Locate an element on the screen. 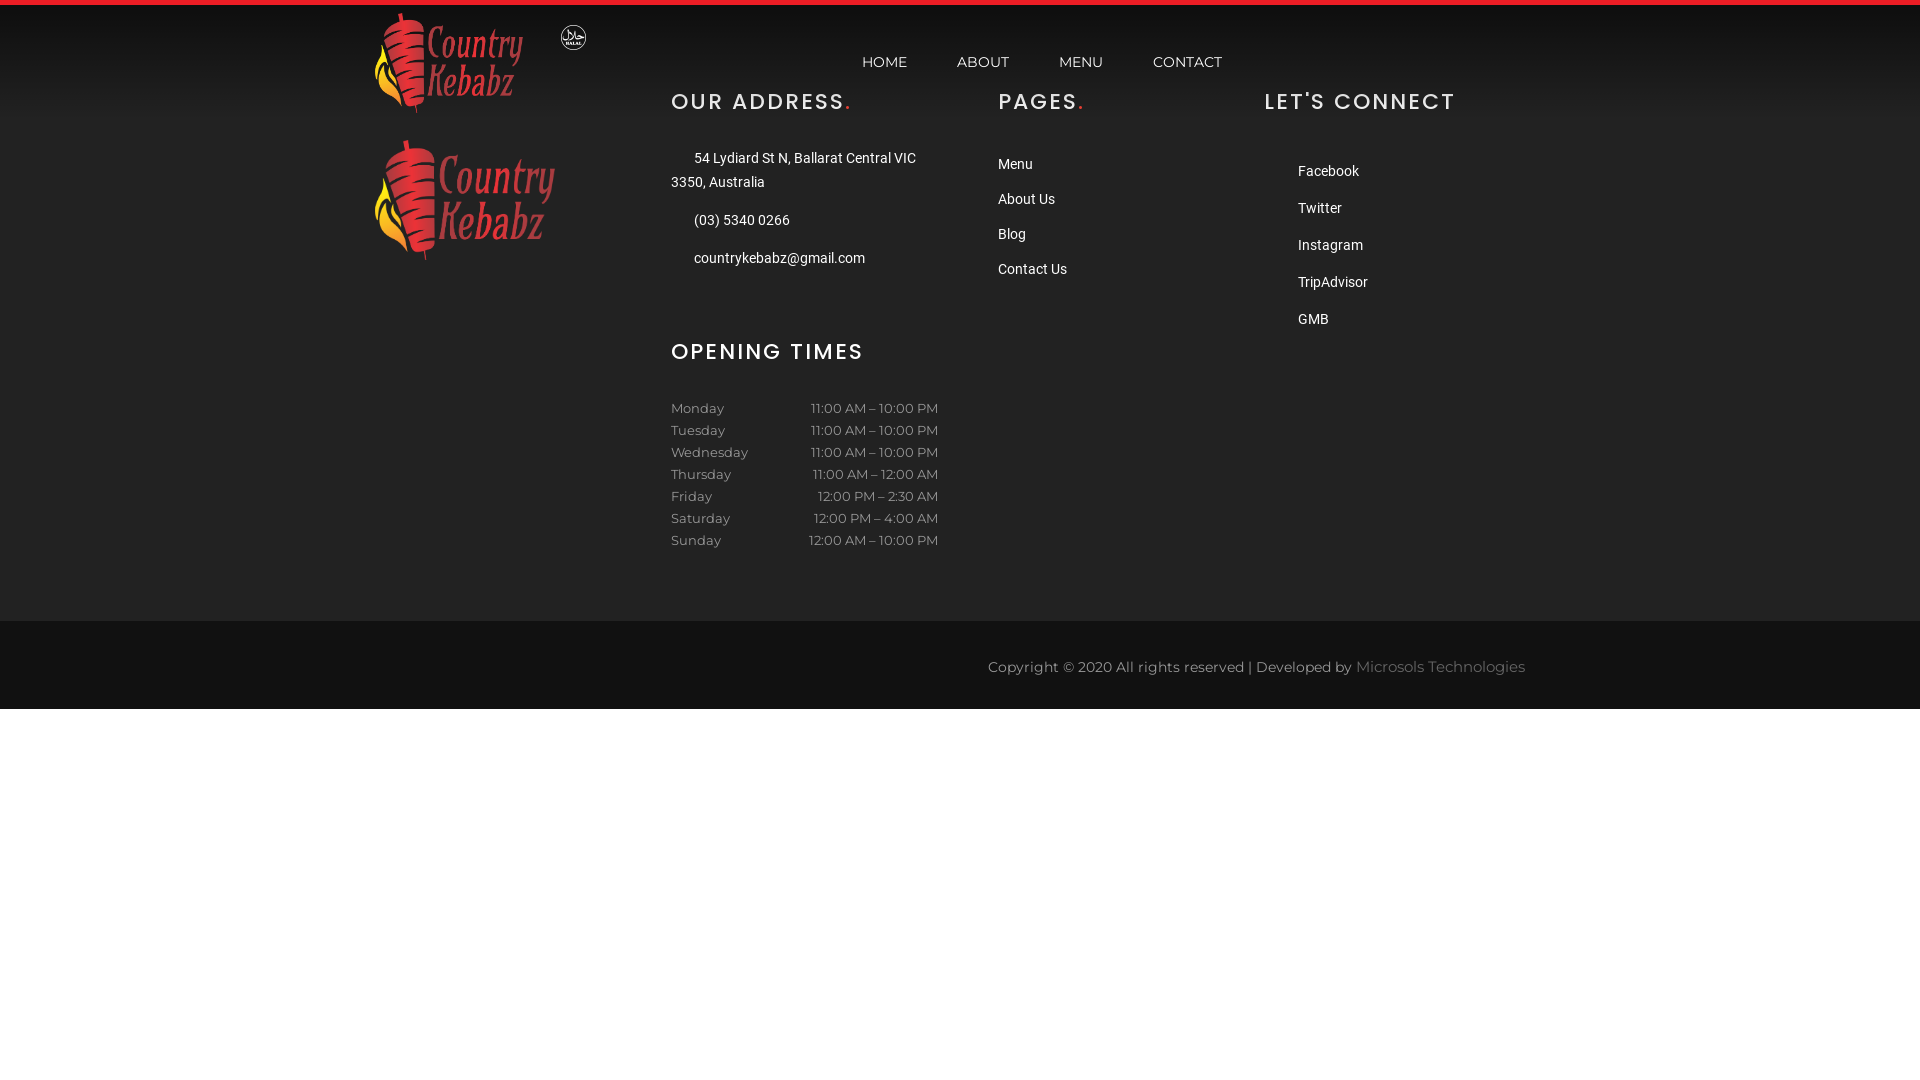 The image size is (1920, 1080). 'MENU' is located at coordinates (1079, 61).